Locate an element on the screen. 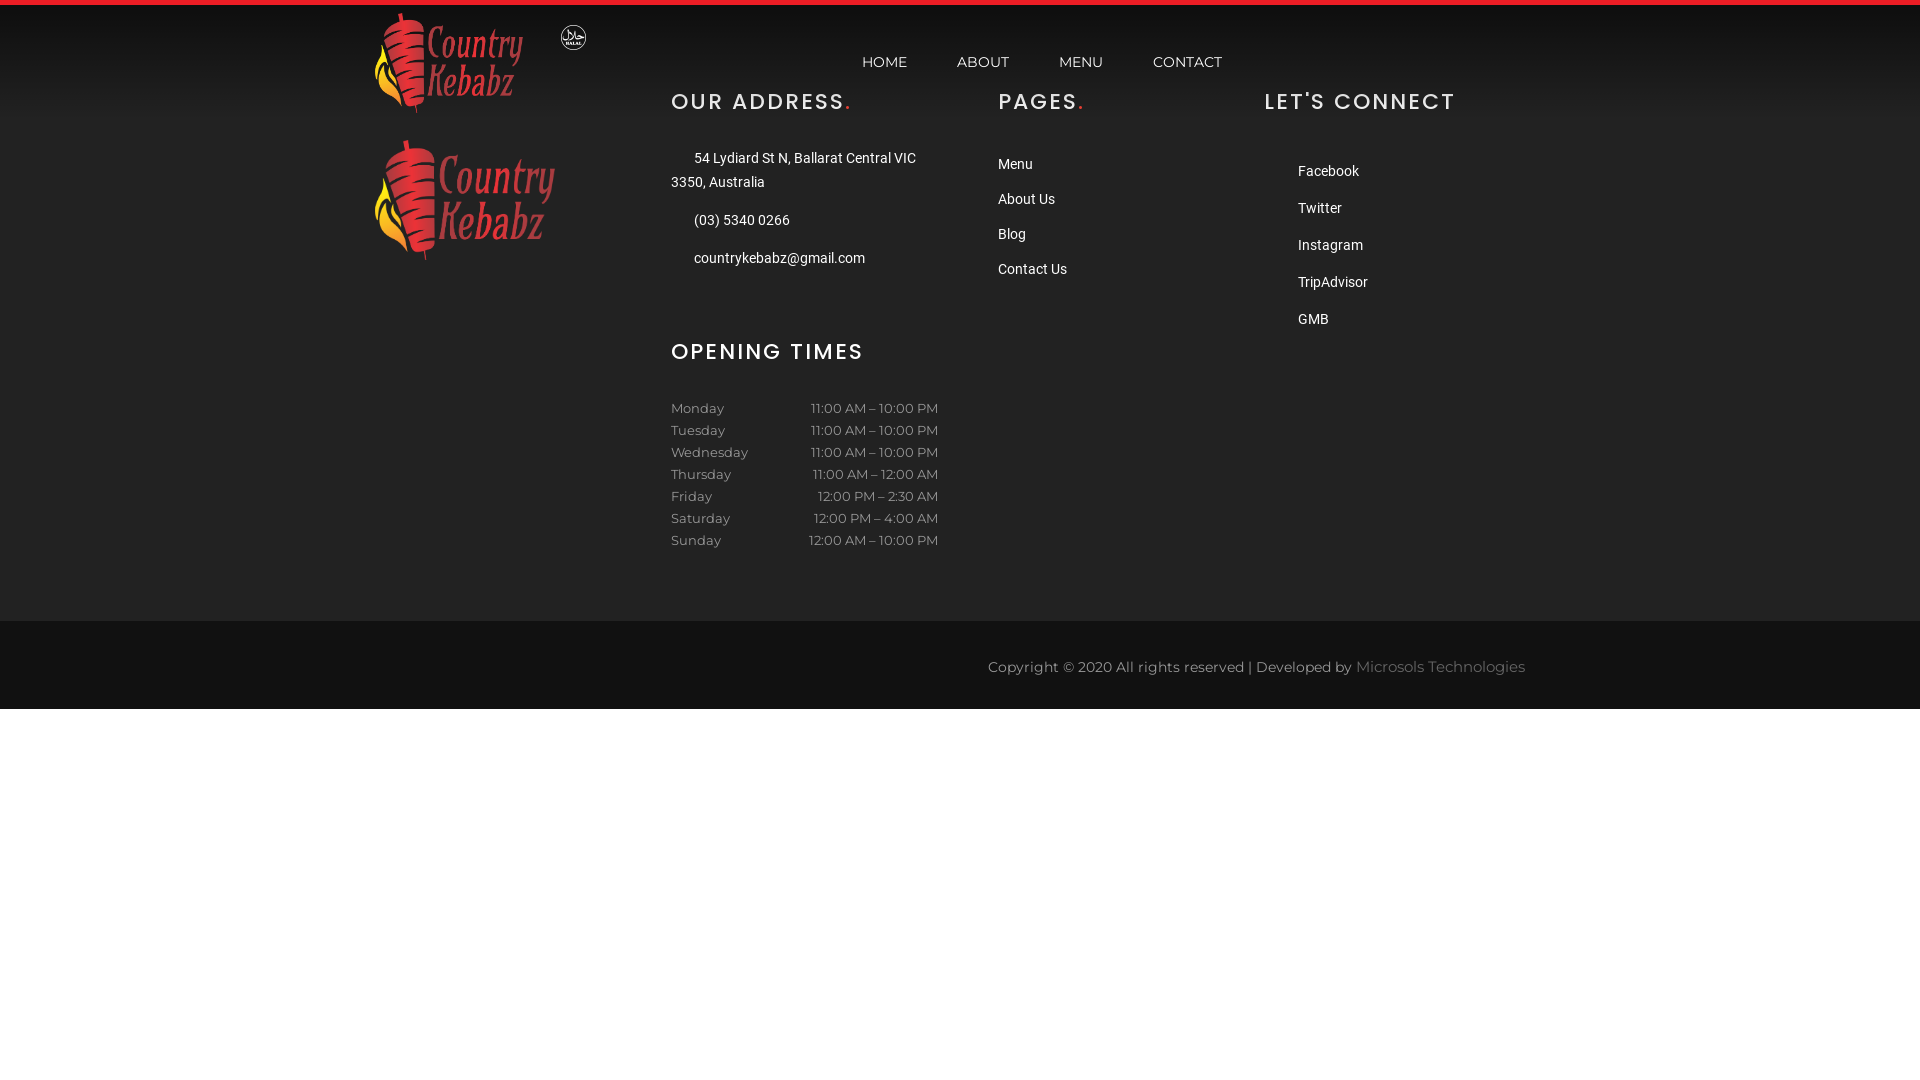 The image size is (1920, 1080). 'MENU' is located at coordinates (1079, 61).